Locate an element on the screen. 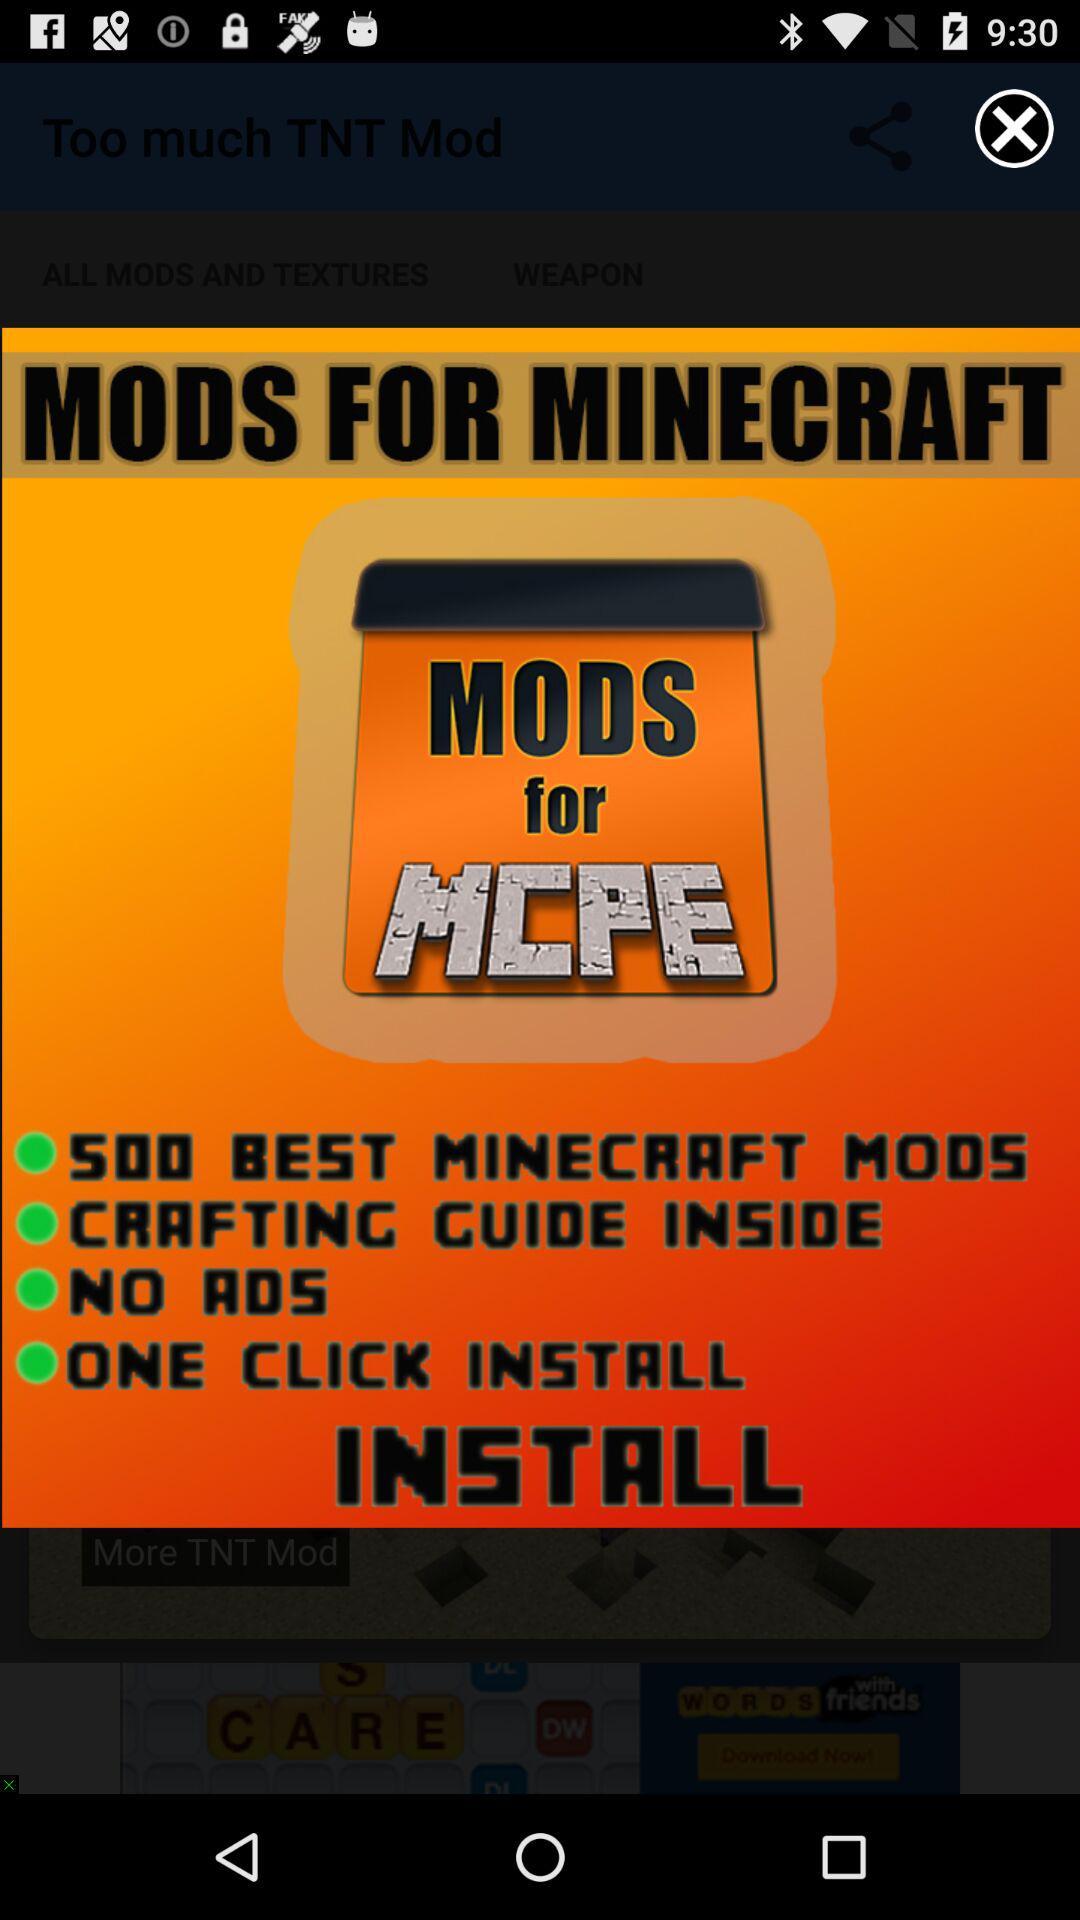 This screenshot has height=1920, width=1080. button is located at coordinates (1014, 127).